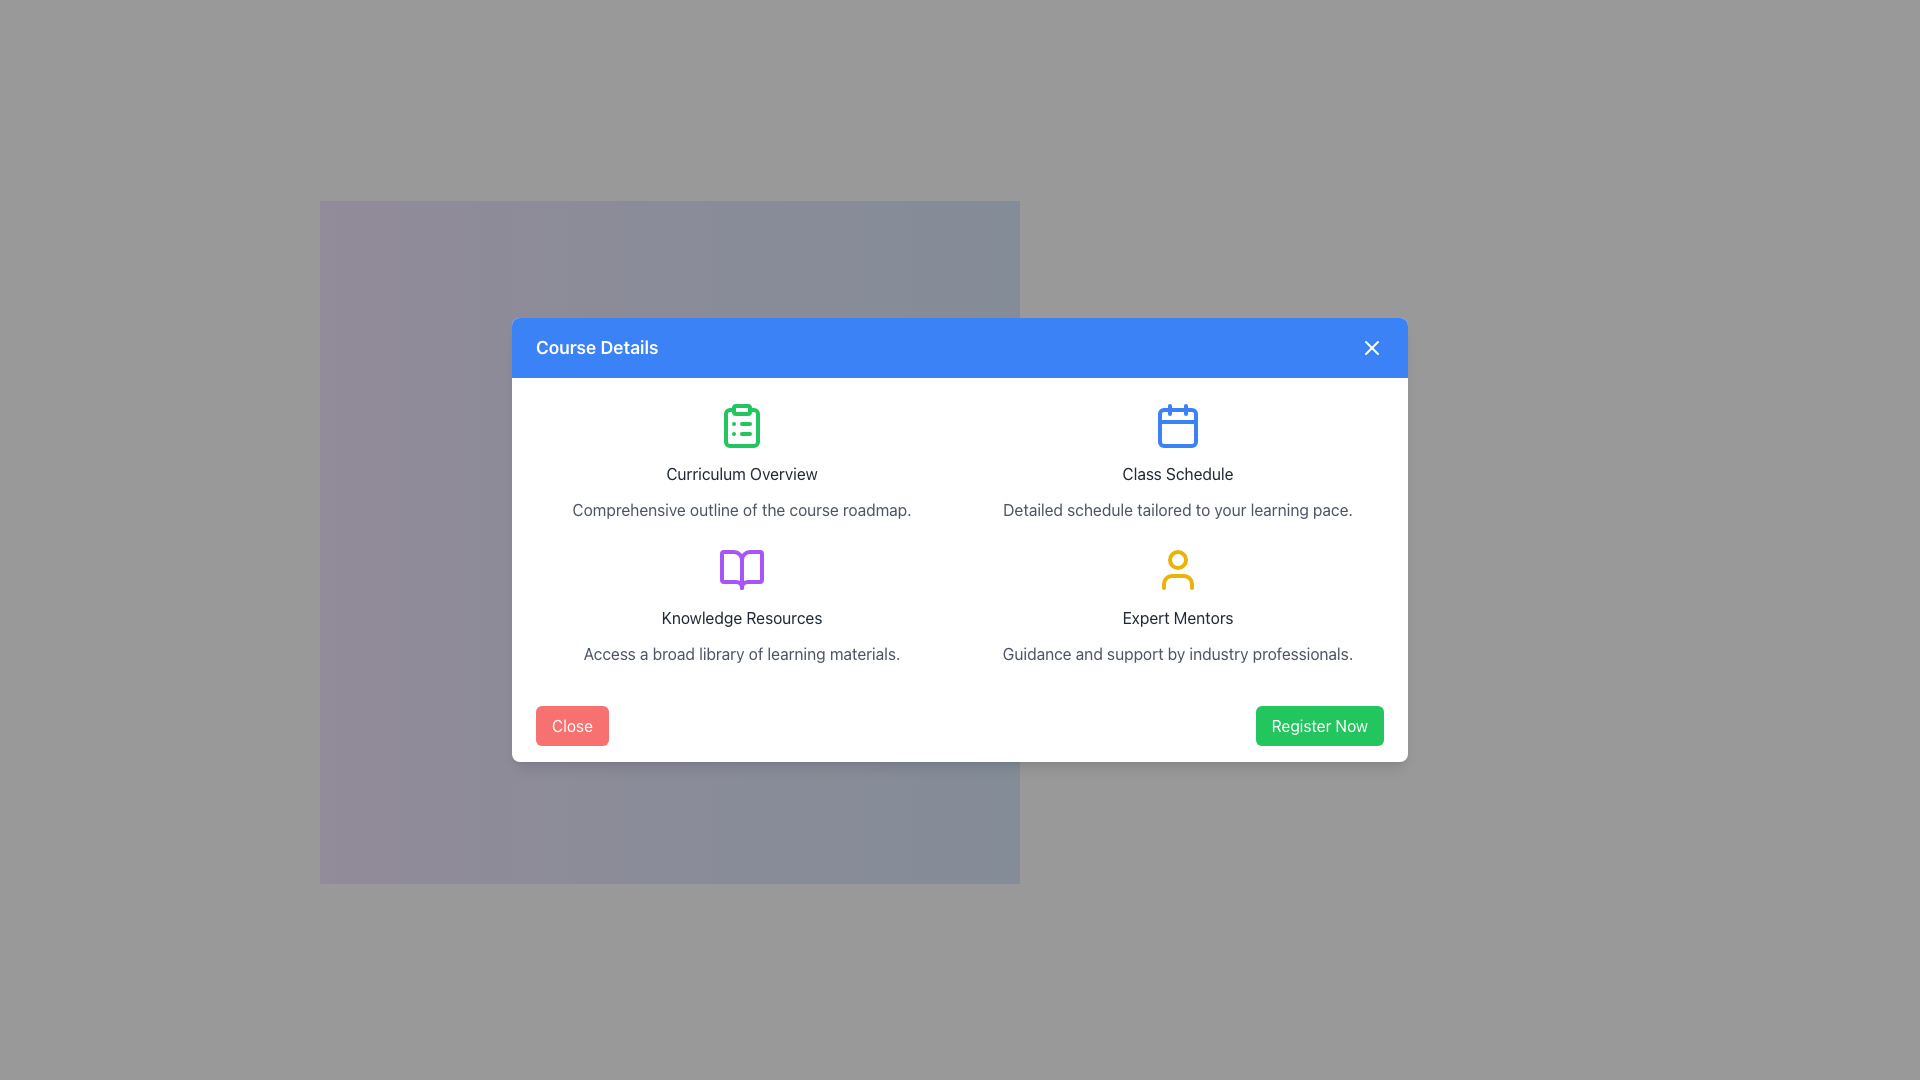  I want to click on the text label reading 'Expert Mentors' which is styled in dark gray, located centrally below a yellow user icon, so click(1177, 616).